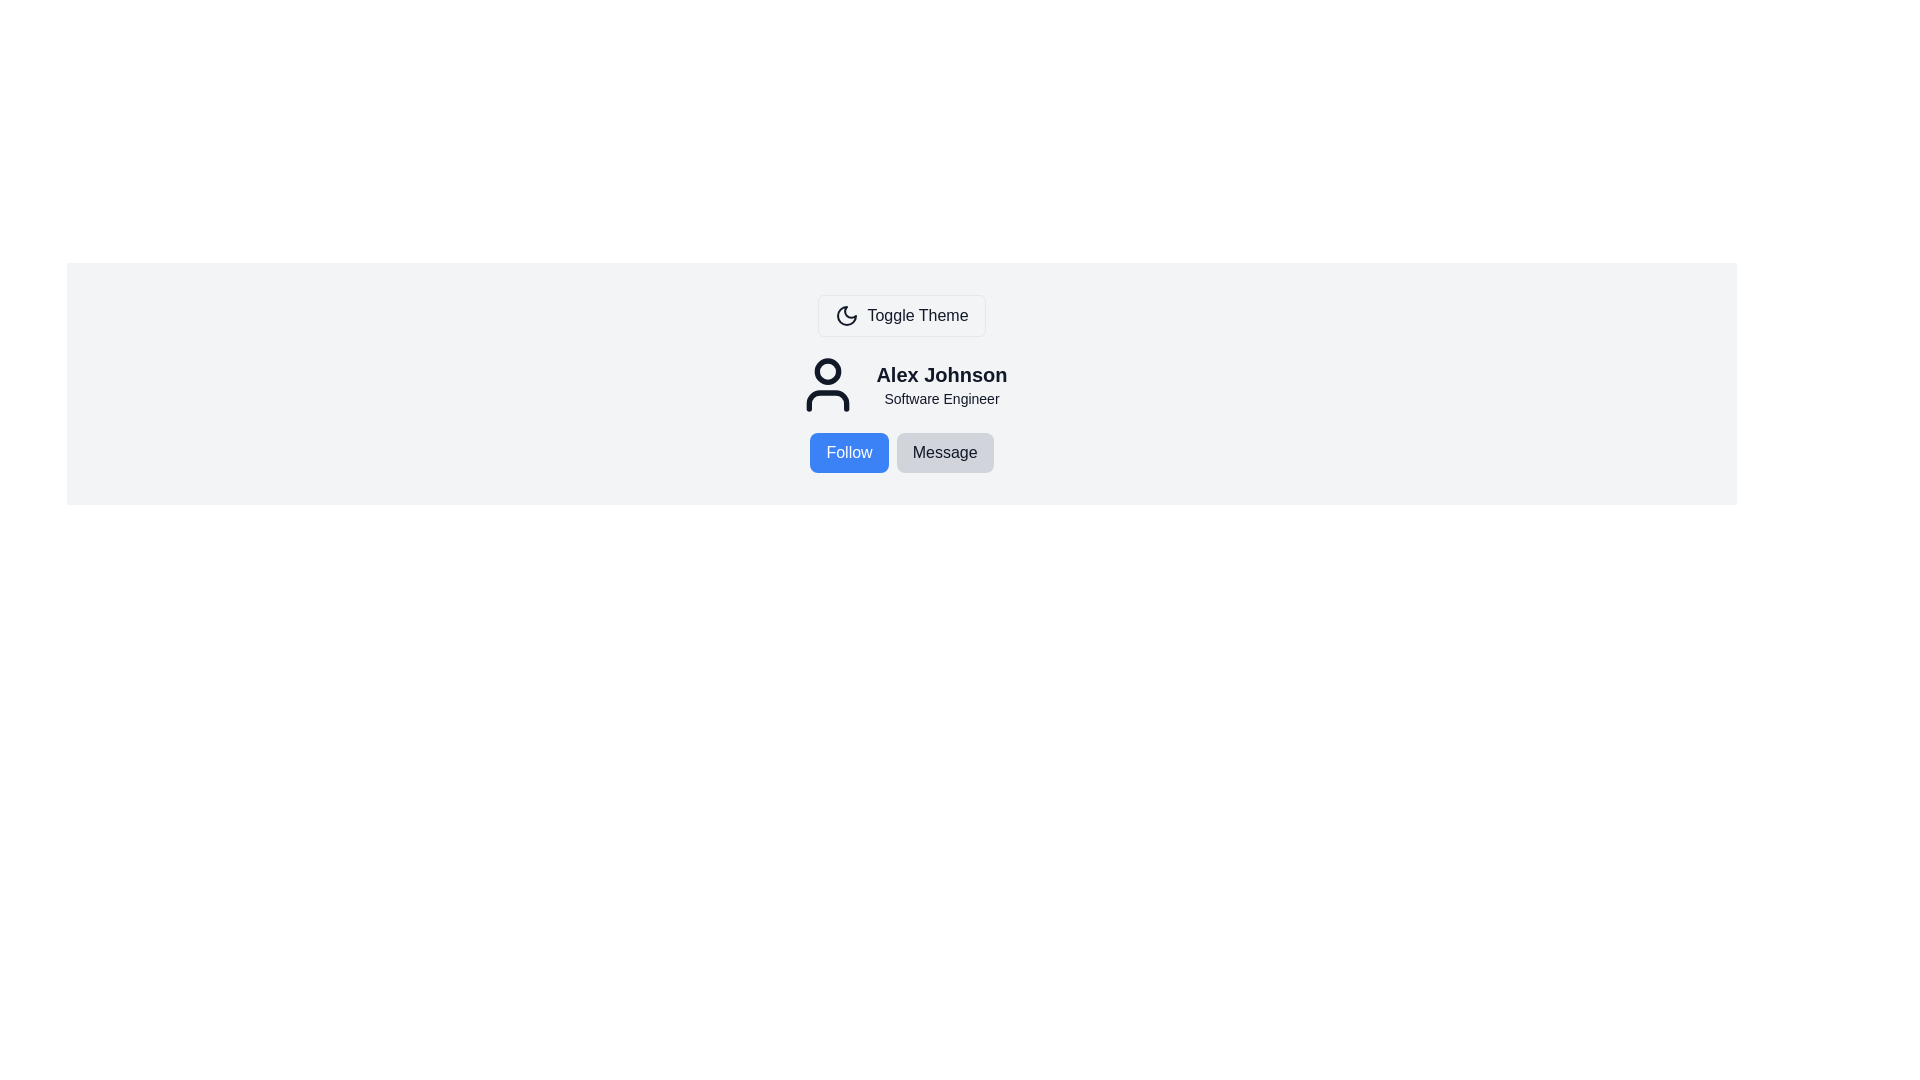  Describe the element at coordinates (940, 398) in the screenshot. I see `the static text label that describes the job title or role of the person named above it, specifically located below 'Alex Johnson'` at that location.